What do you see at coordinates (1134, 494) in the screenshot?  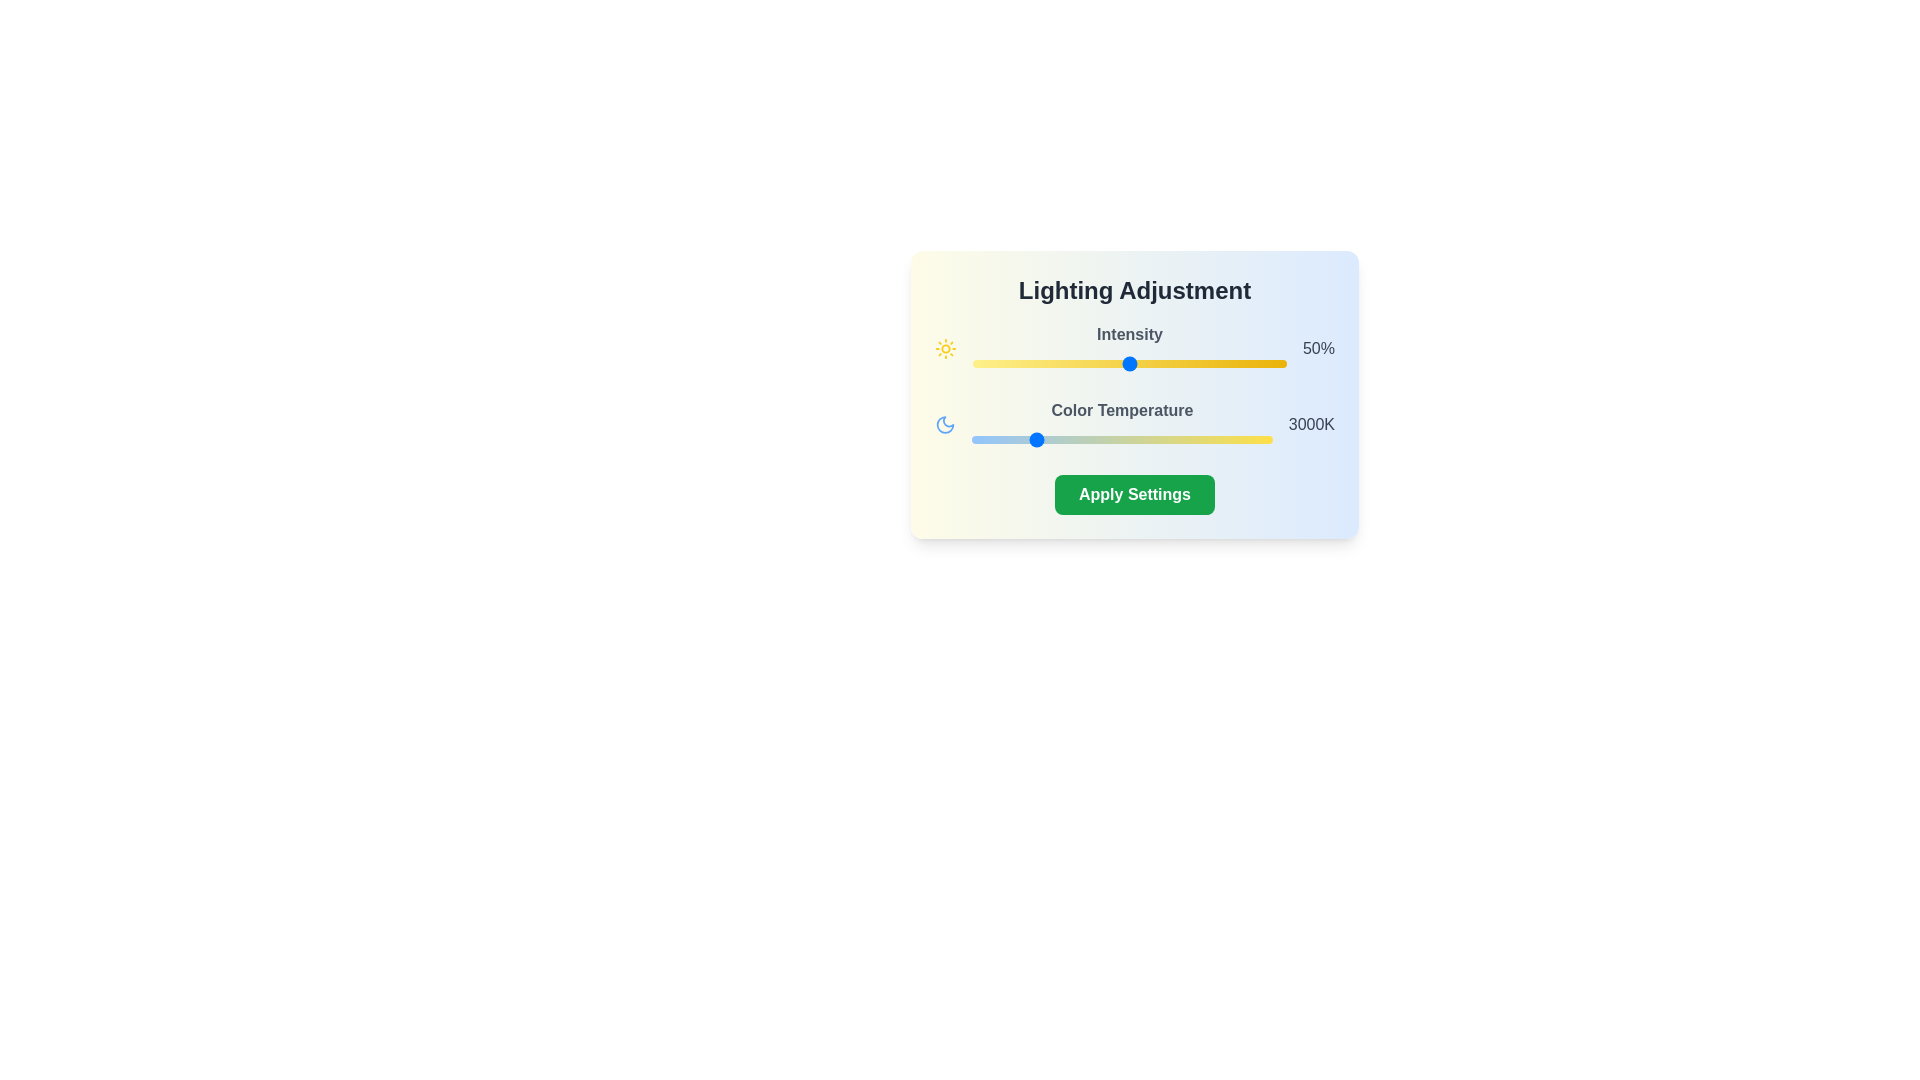 I see `the text 'Apply Settings' from the component` at bounding box center [1134, 494].